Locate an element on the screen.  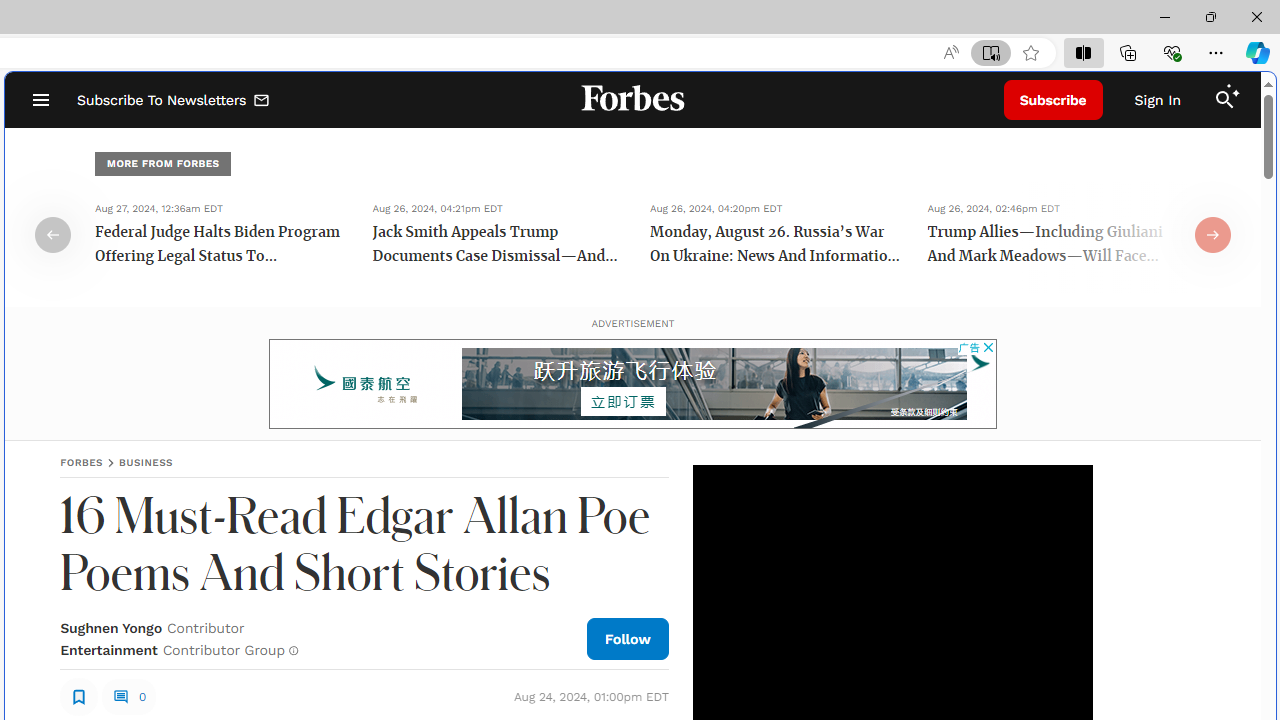
'Class: envelope_svg__fs-icon envelope_svg__fs-icon--envelope' is located at coordinates (261, 102).